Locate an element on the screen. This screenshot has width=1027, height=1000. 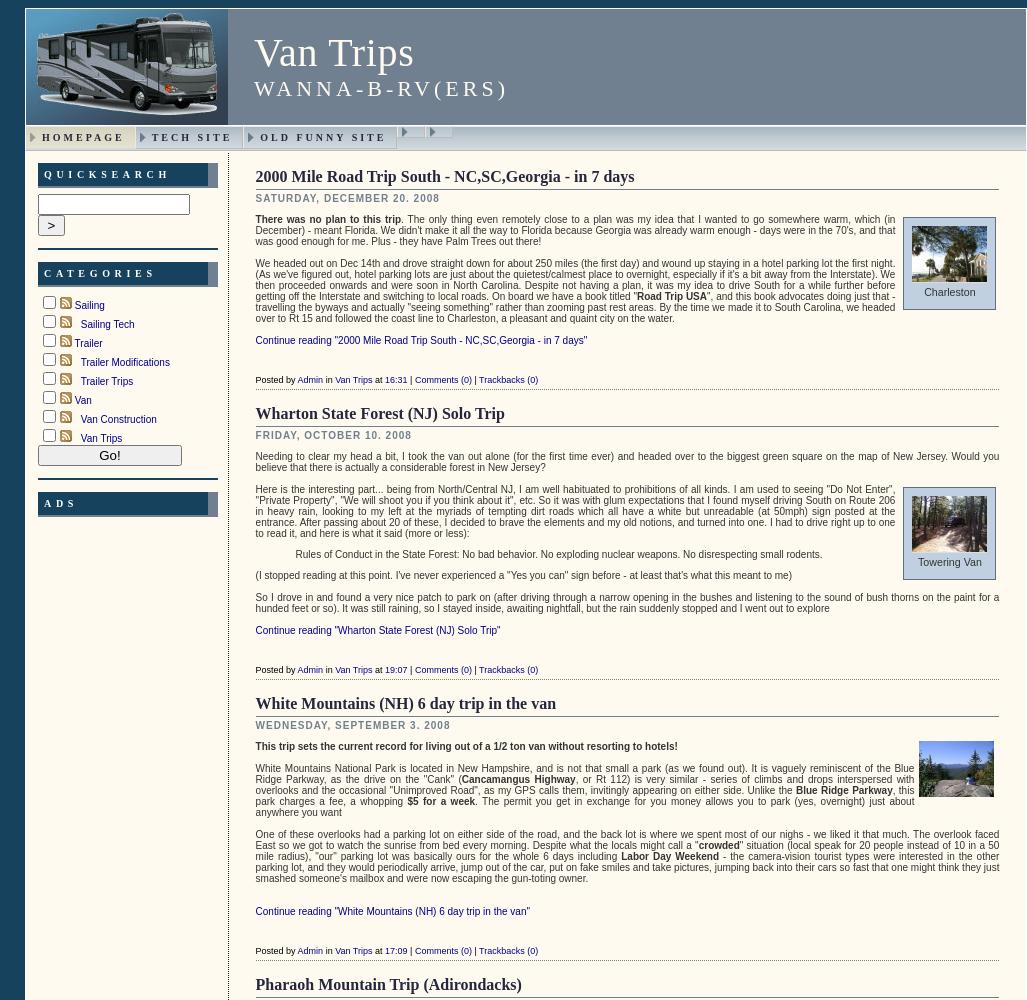
'Continue reading "2000 Mile Road Trip South - NC,SC,Georgia - in 7 days"' is located at coordinates (419, 338).